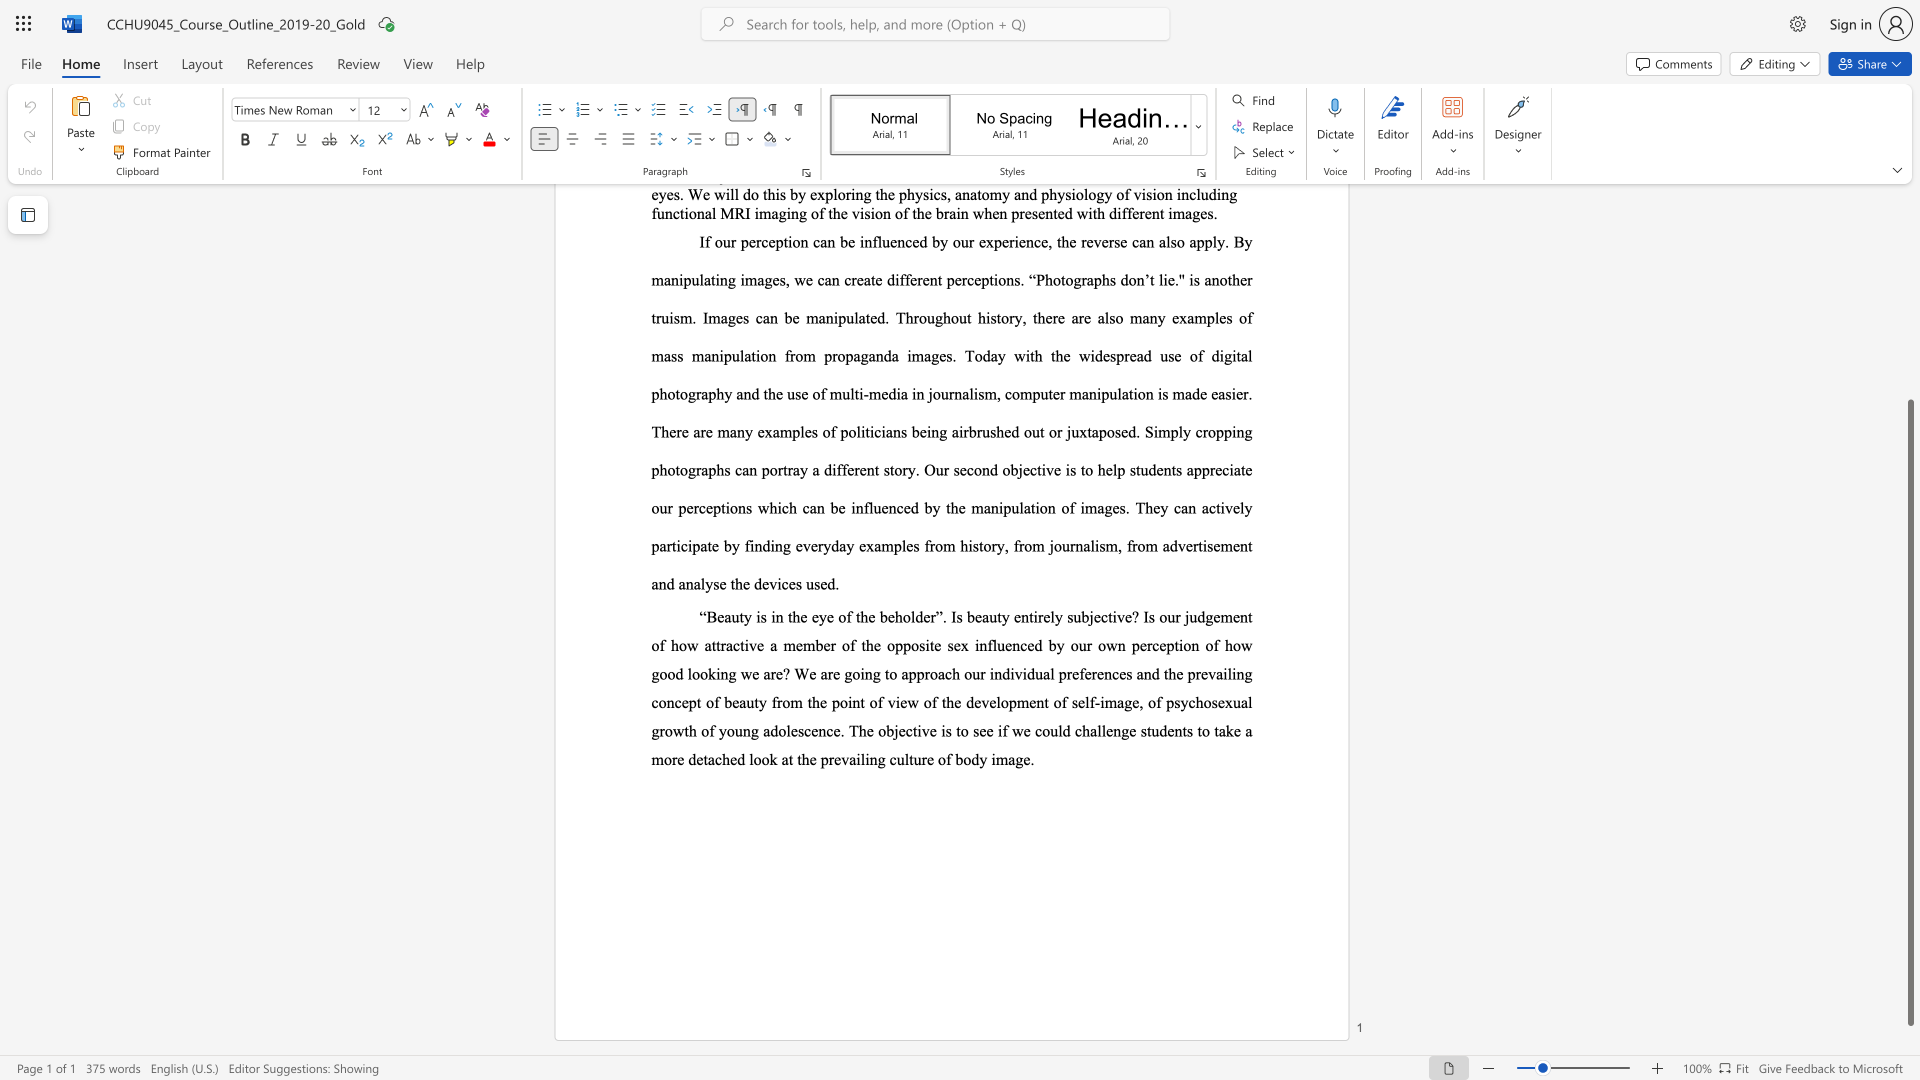 This screenshot has height=1080, width=1920. I want to click on the scrollbar and move up 180 pixels, so click(1909, 712).